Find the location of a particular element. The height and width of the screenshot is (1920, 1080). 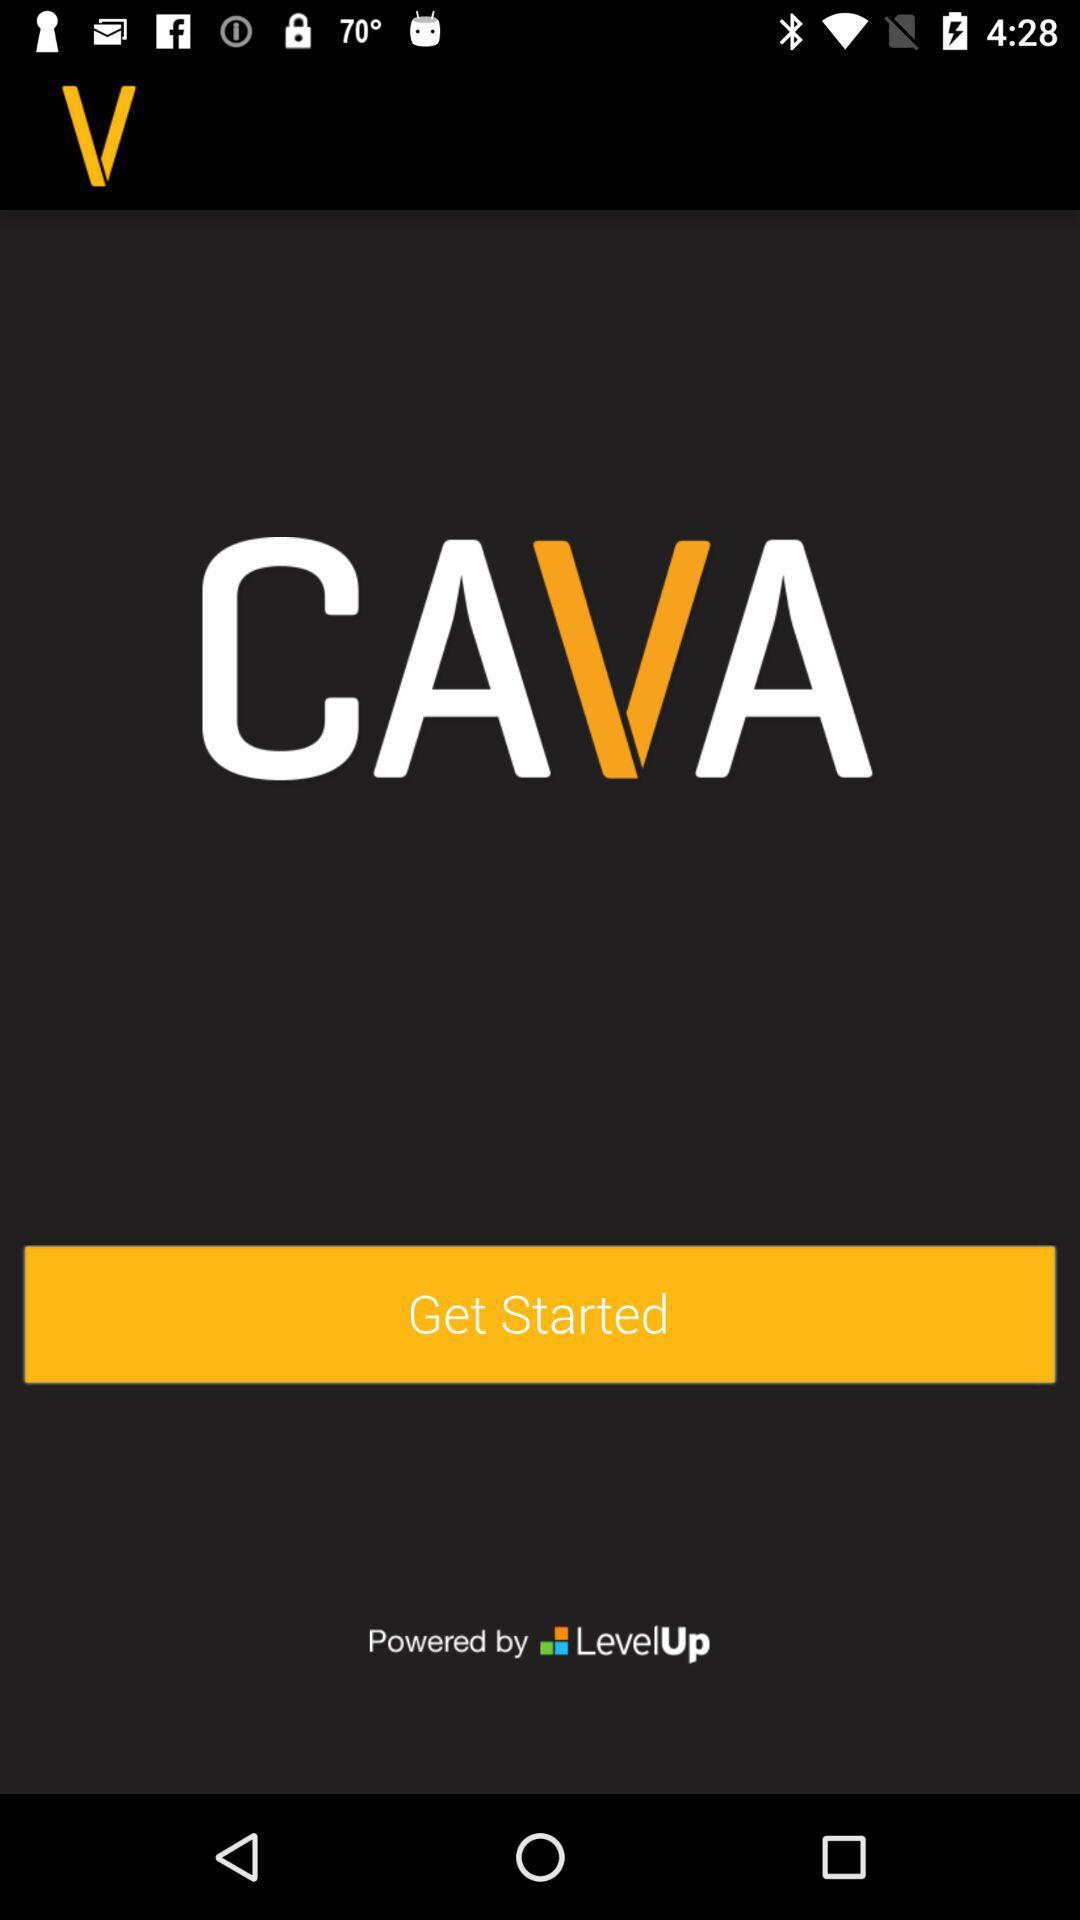

get started is located at coordinates (540, 1315).